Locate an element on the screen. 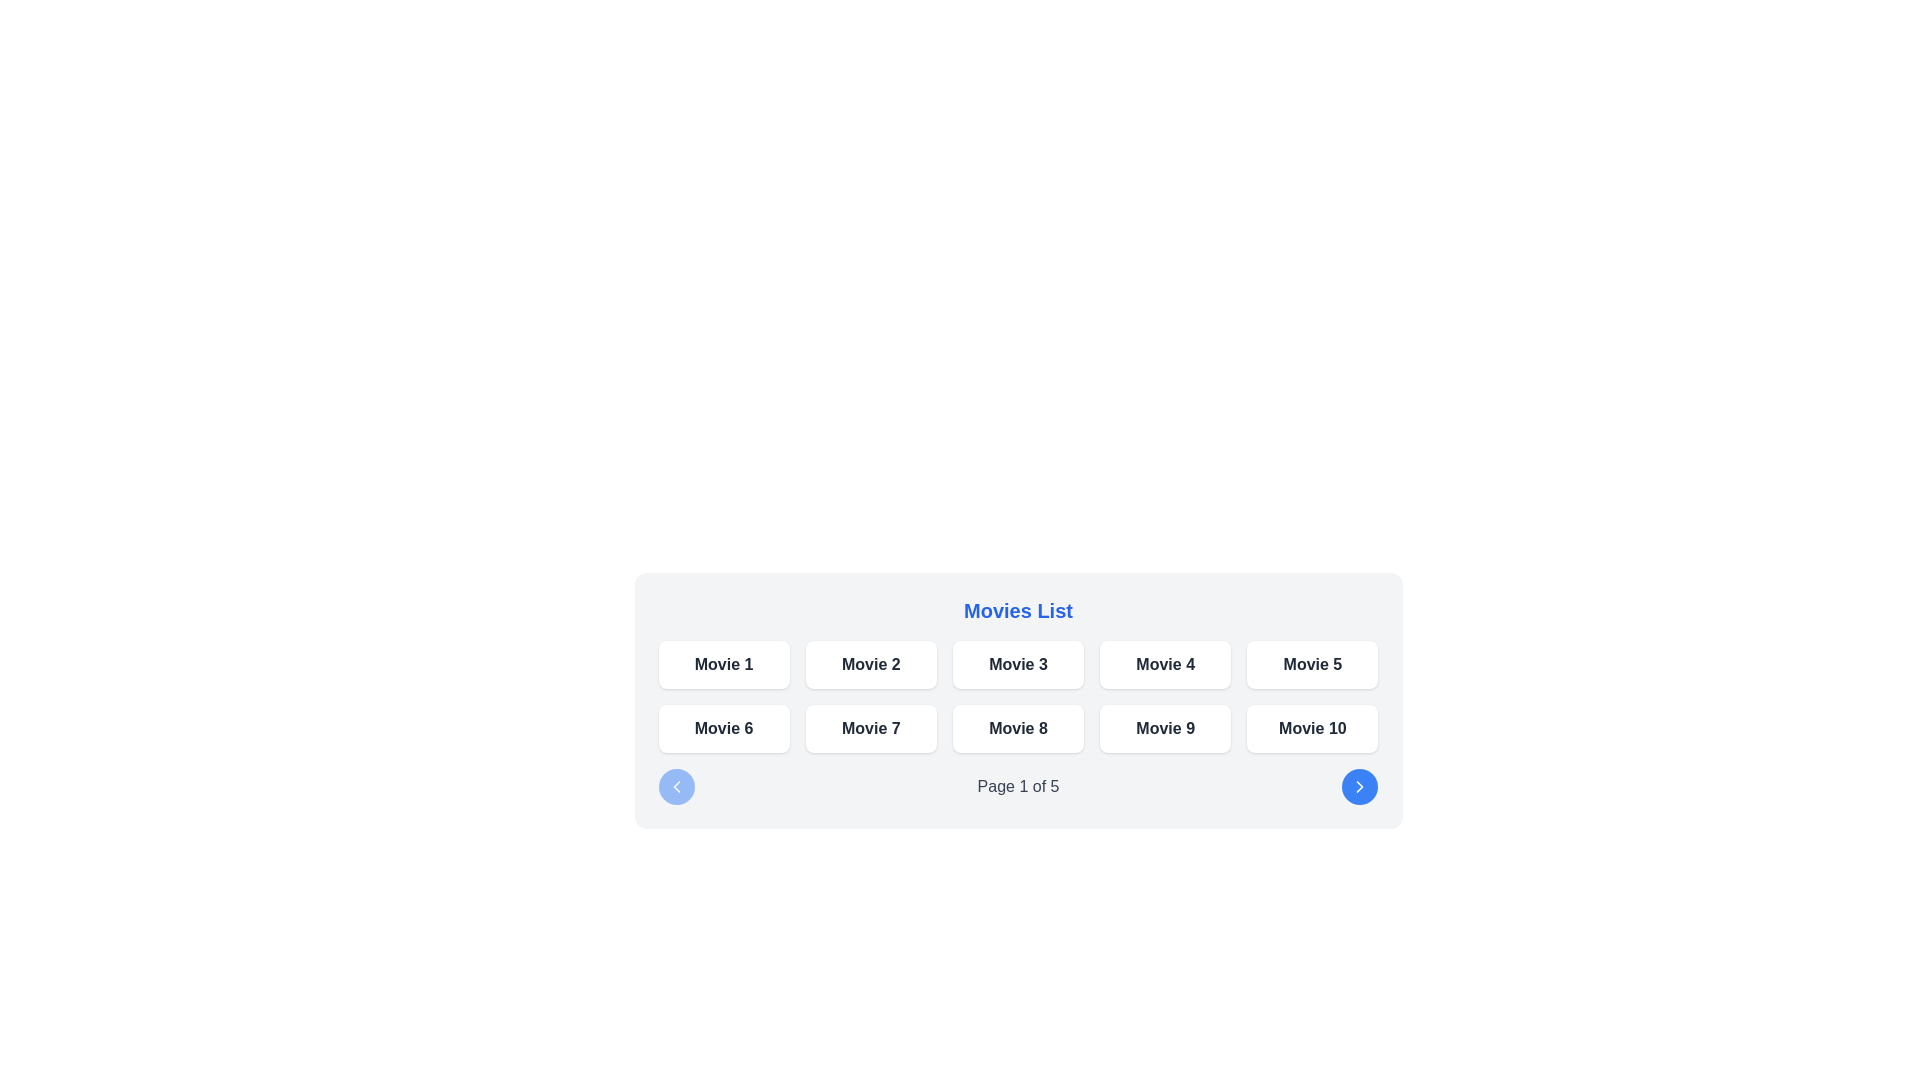  the button representing 'Movie 1' is located at coordinates (723, 664).